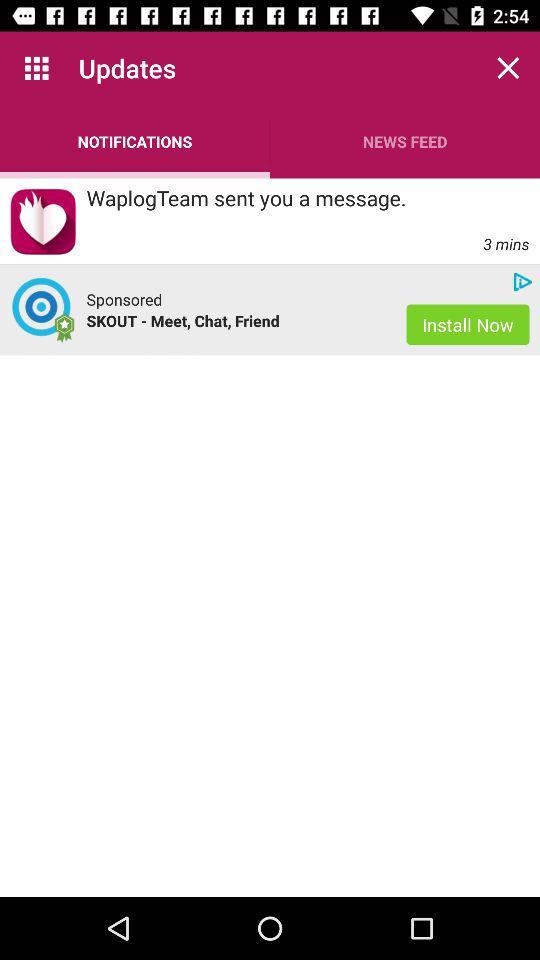 This screenshot has width=540, height=960. Describe the element at coordinates (124, 298) in the screenshot. I see `the app to the left of install now icon` at that location.